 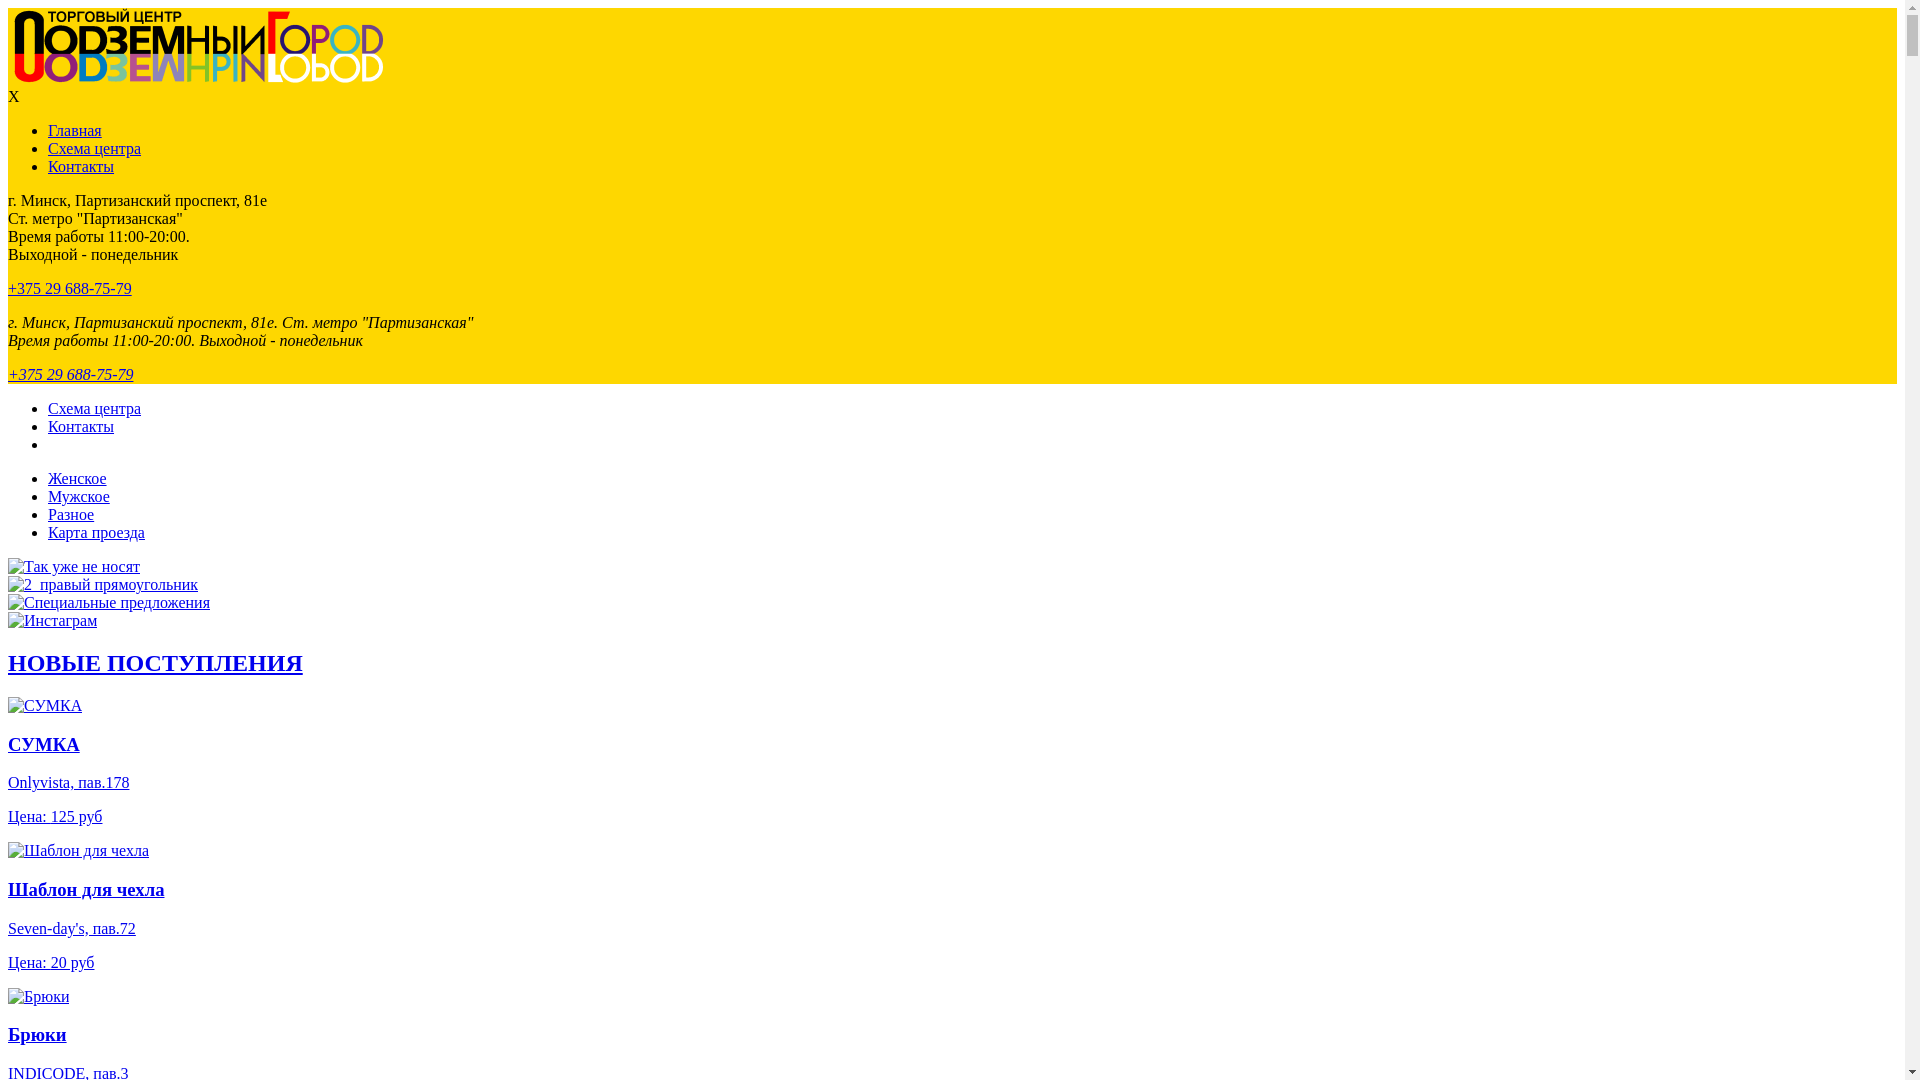 I want to click on '+375 29 688-75-79', so click(x=70, y=288).